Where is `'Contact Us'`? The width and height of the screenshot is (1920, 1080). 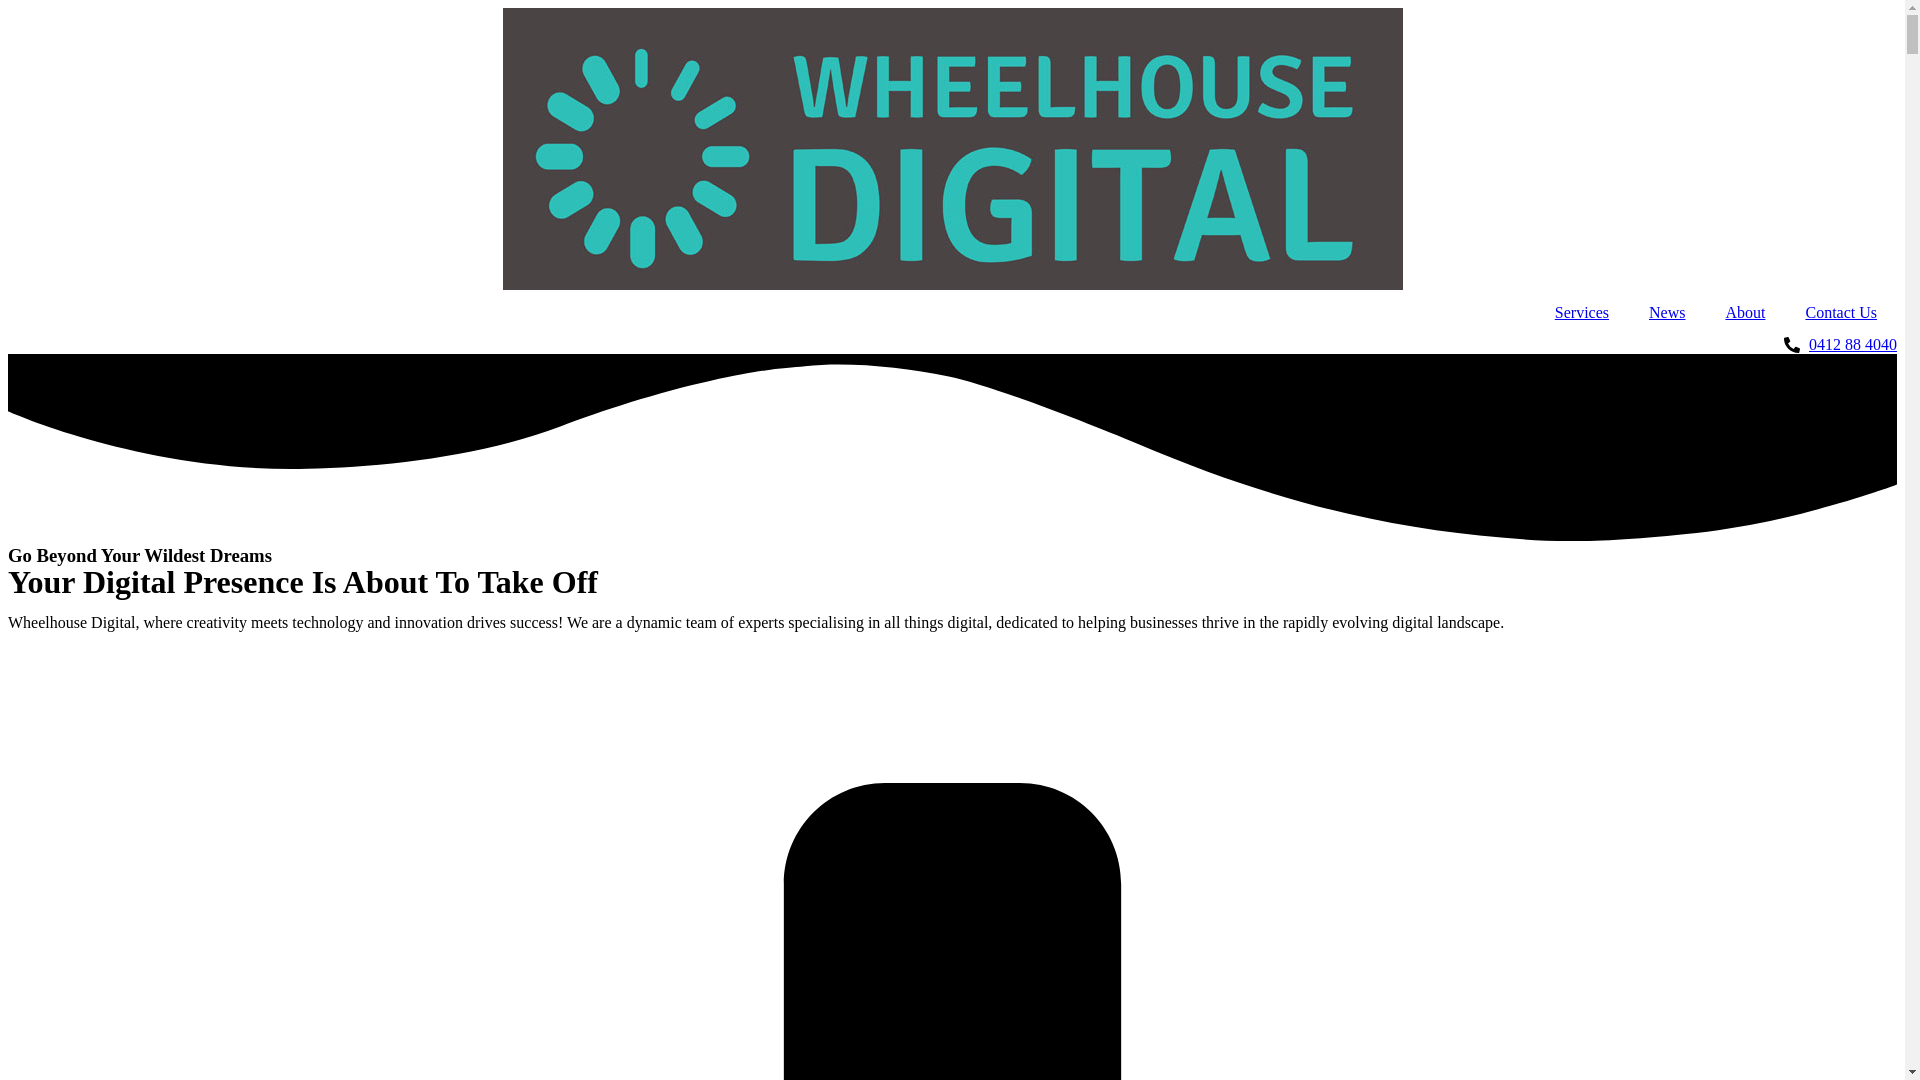
'Contact Us' is located at coordinates (1785, 312).